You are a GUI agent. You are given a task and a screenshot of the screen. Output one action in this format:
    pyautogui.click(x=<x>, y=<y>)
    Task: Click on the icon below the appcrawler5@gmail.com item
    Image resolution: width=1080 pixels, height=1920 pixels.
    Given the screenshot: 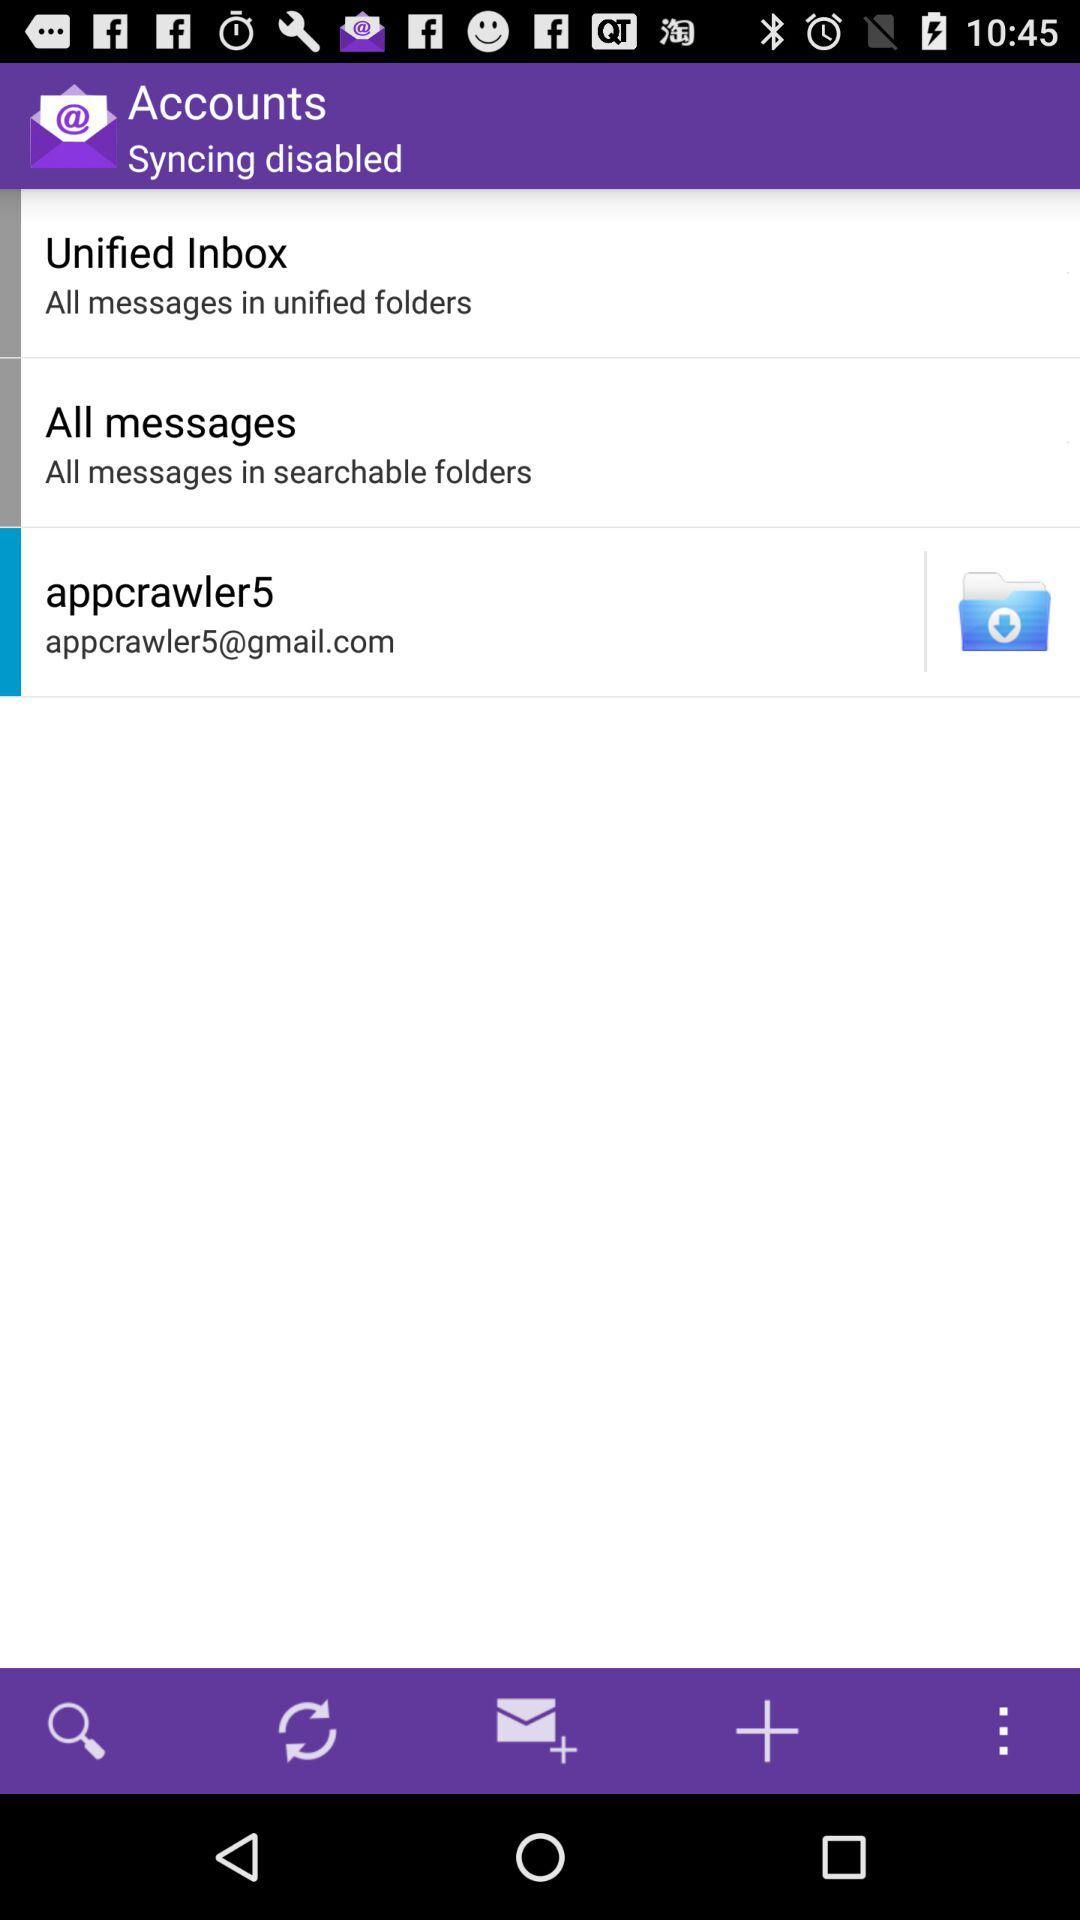 What is the action you would take?
    pyautogui.click(x=536, y=1730)
    